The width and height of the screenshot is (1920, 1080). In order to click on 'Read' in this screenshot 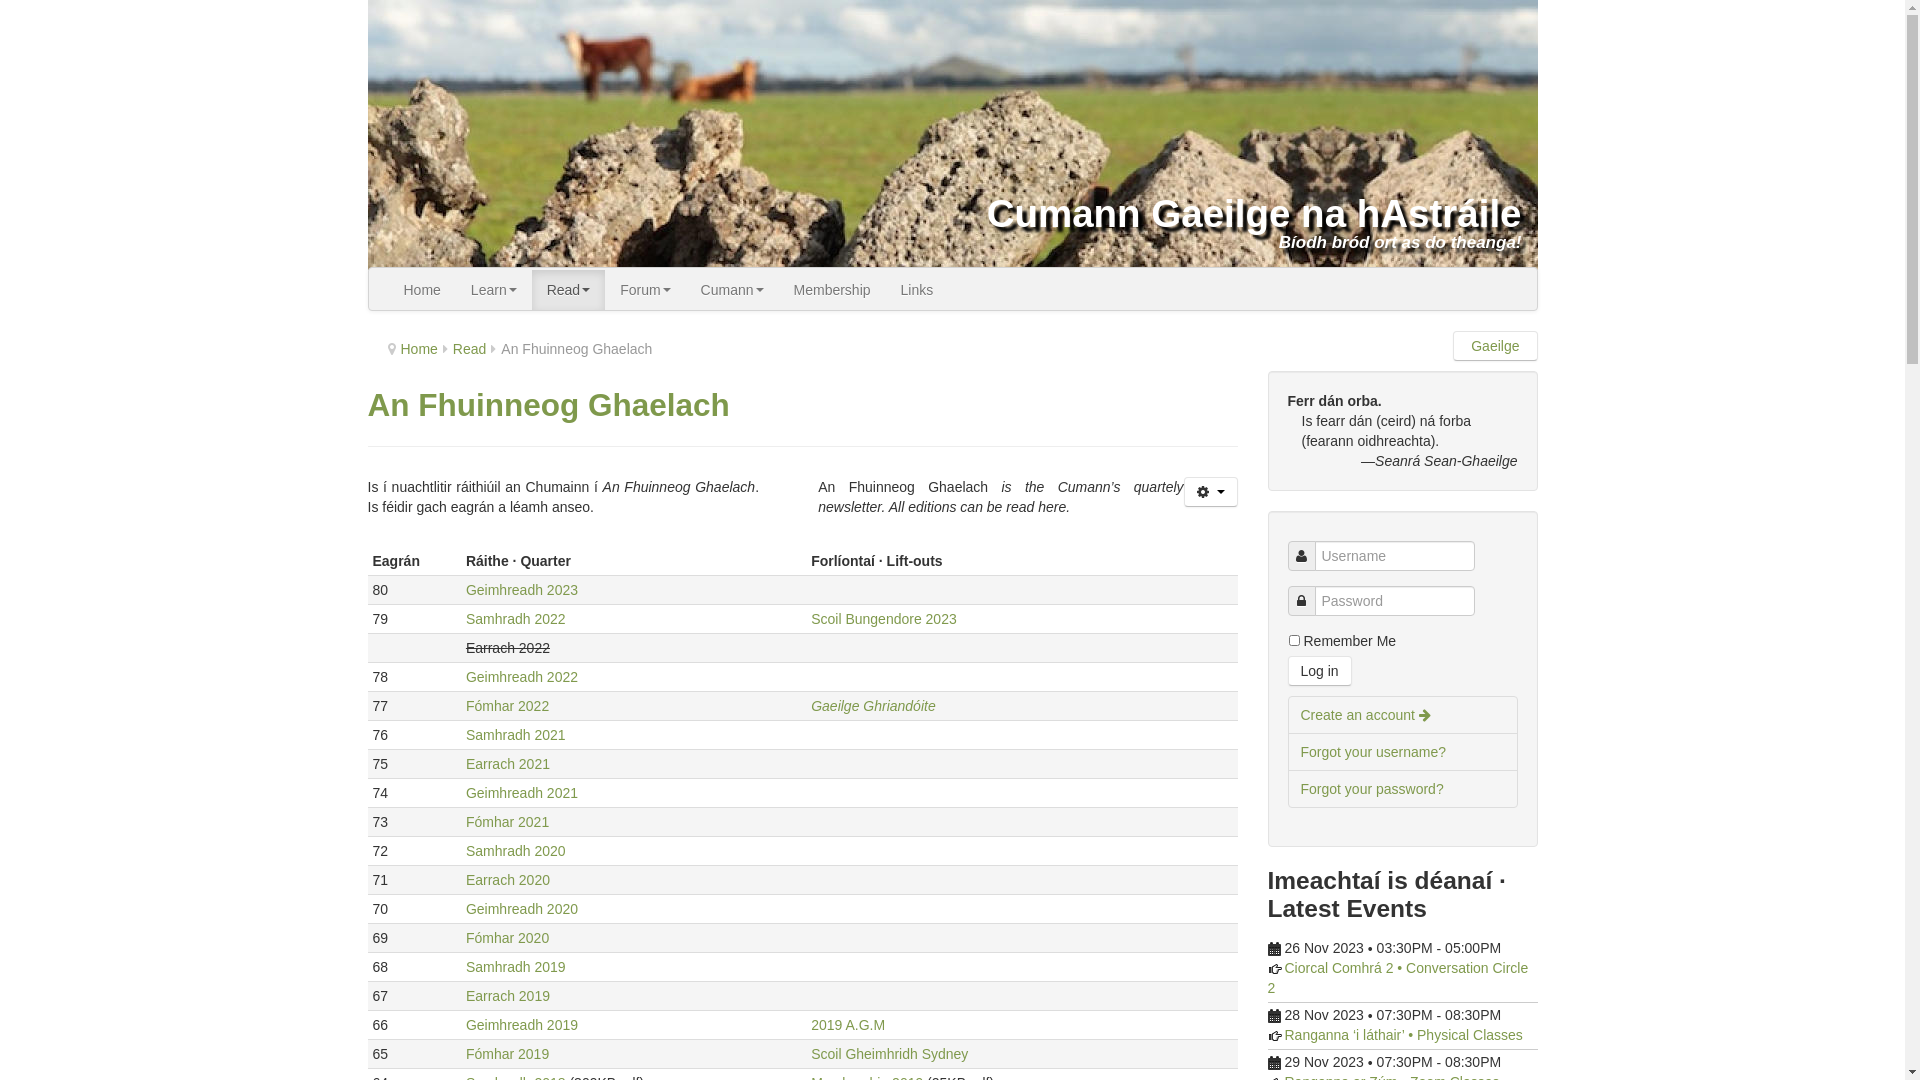, I will do `click(567, 289)`.